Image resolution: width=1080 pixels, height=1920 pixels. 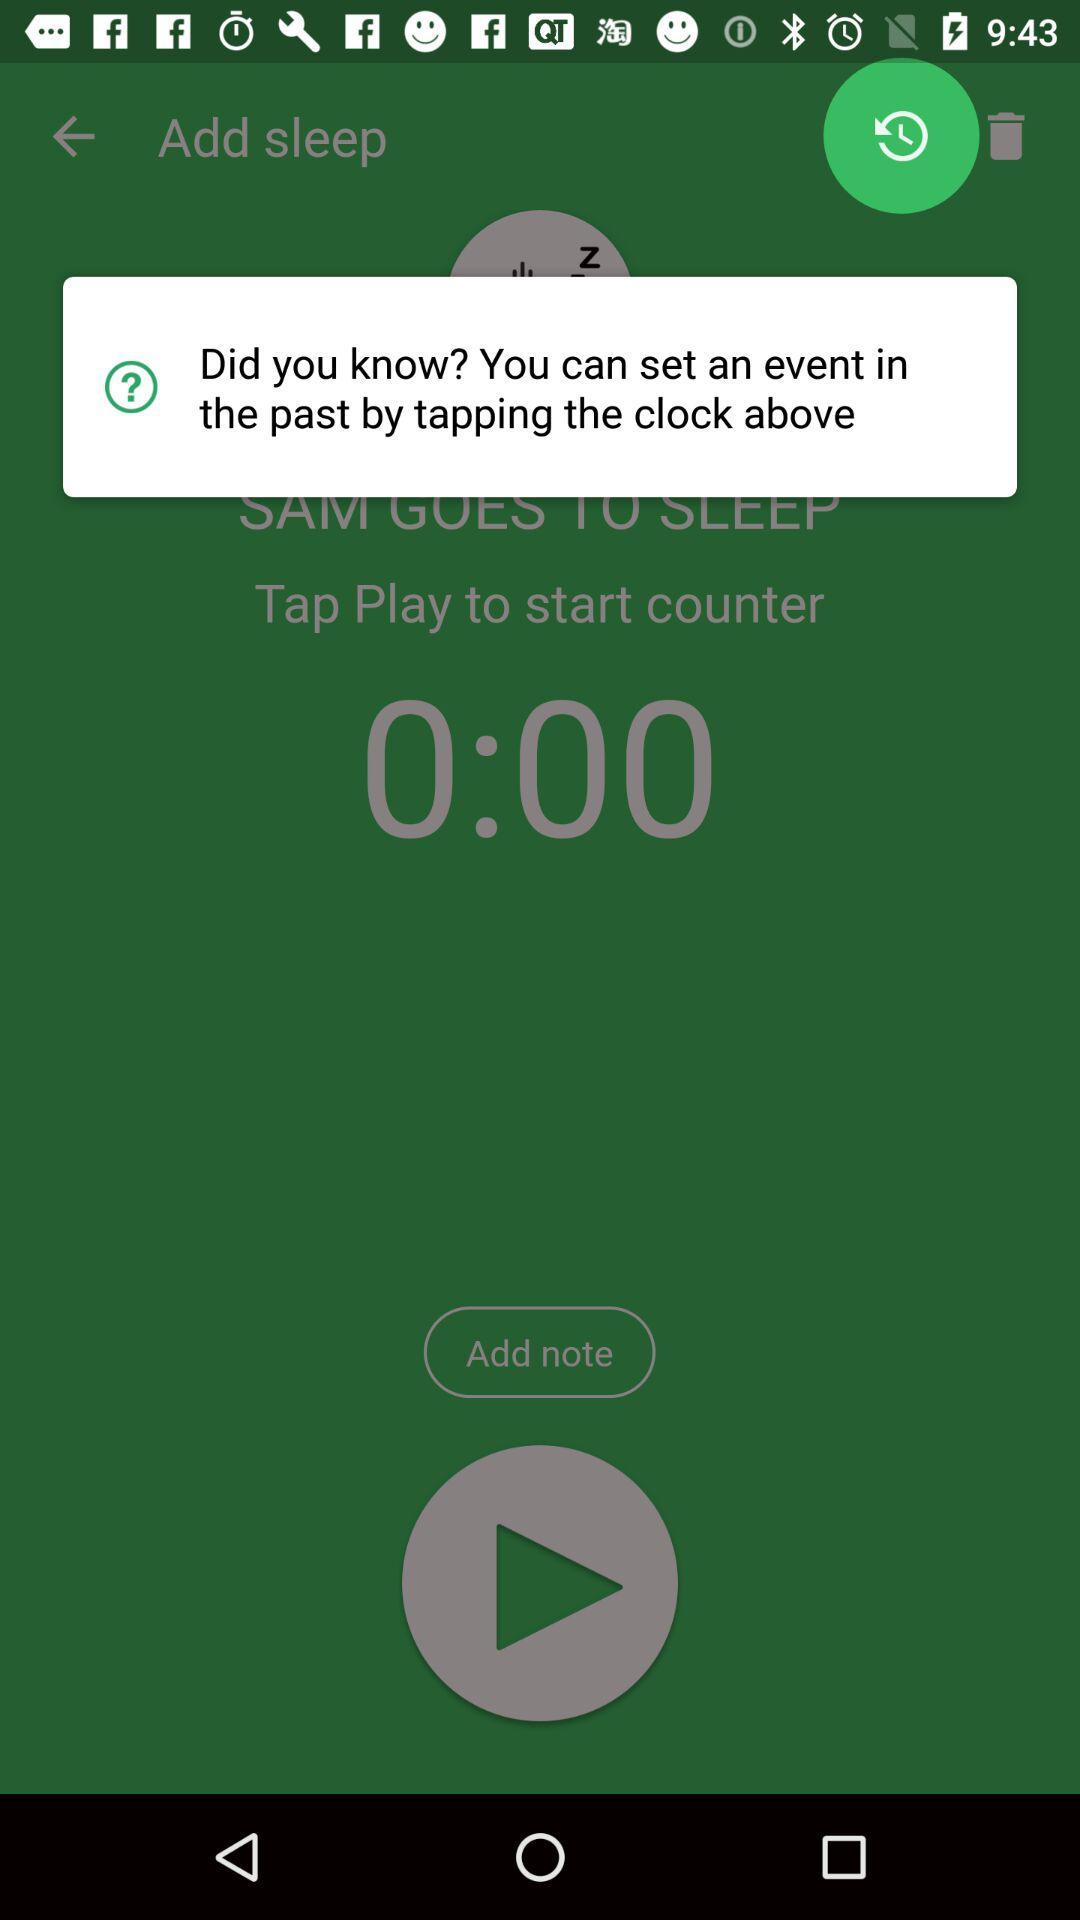 What do you see at coordinates (538, 761) in the screenshot?
I see `the 0:00 item` at bounding box center [538, 761].